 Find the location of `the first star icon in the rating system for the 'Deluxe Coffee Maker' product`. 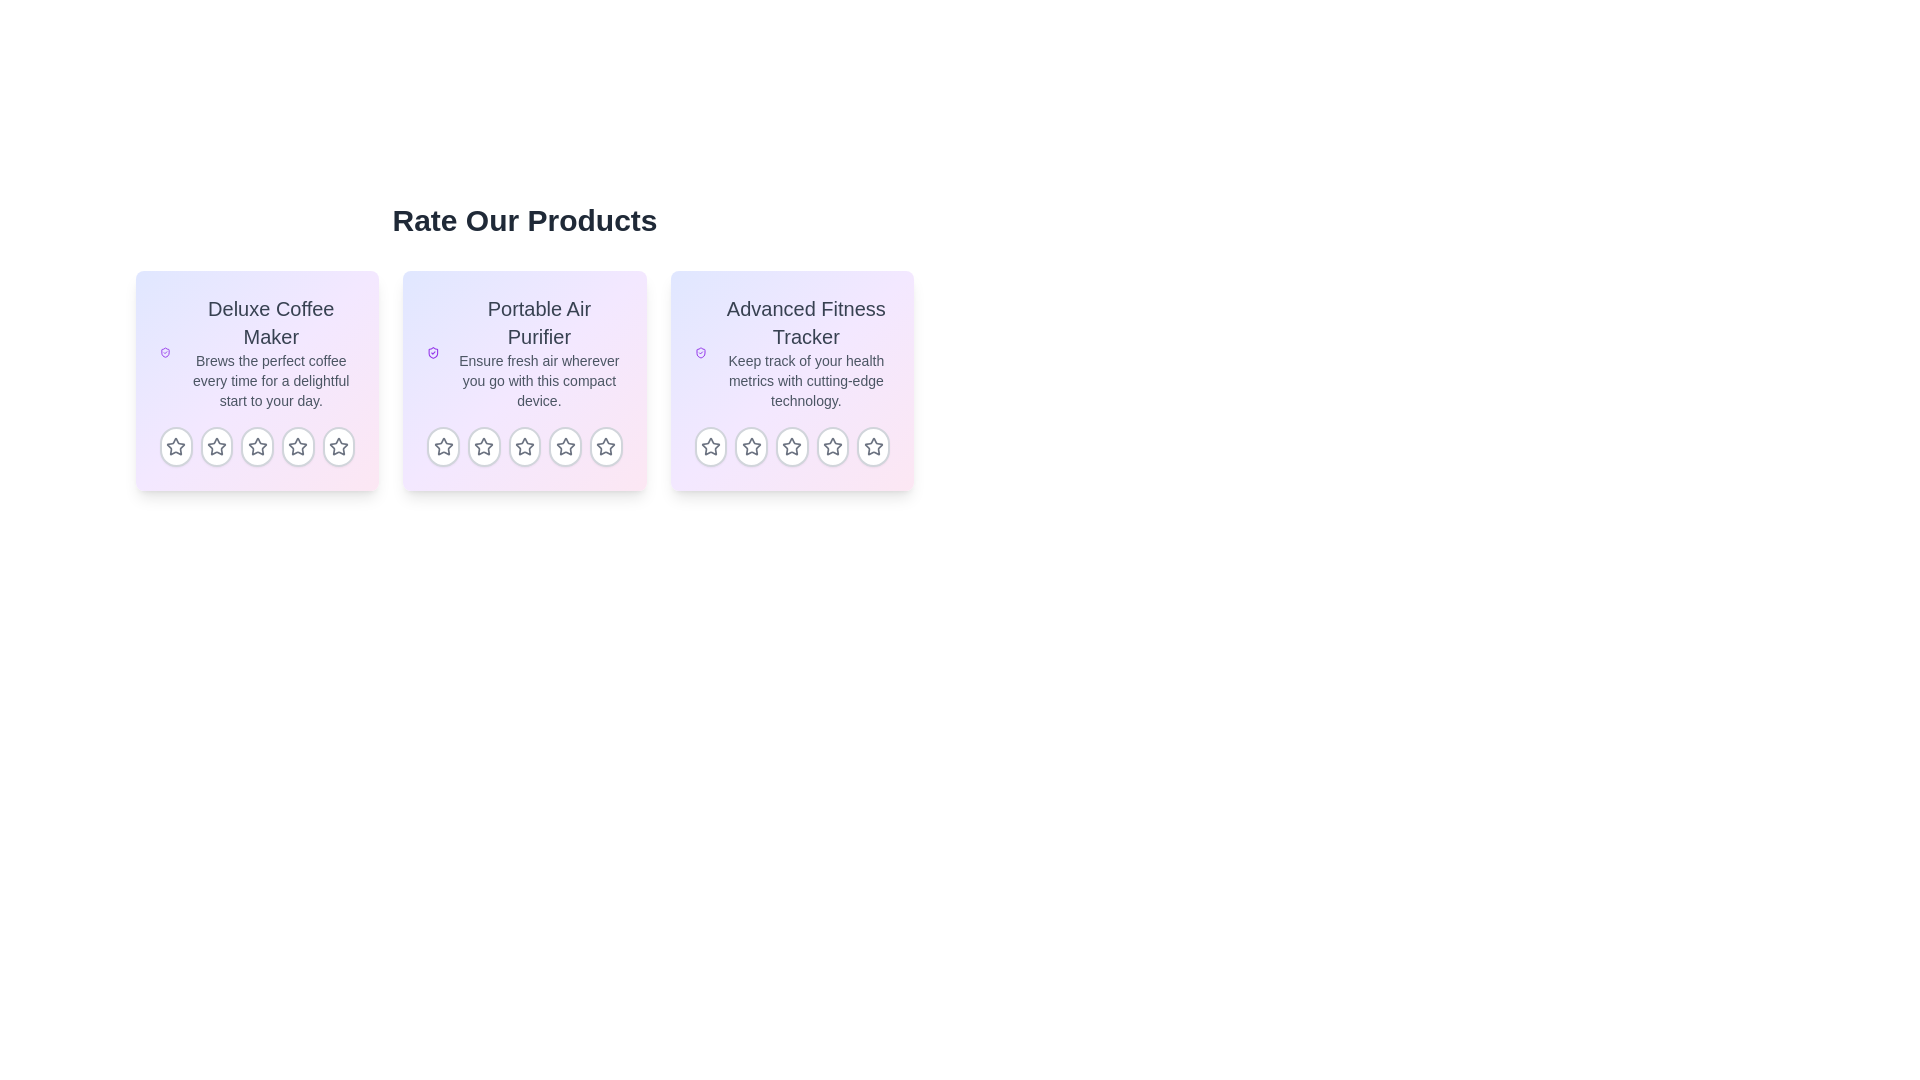

the first star icon in the rating system for the 'Deluxe Coffee Maker' product is located at coordinates (216, 446).